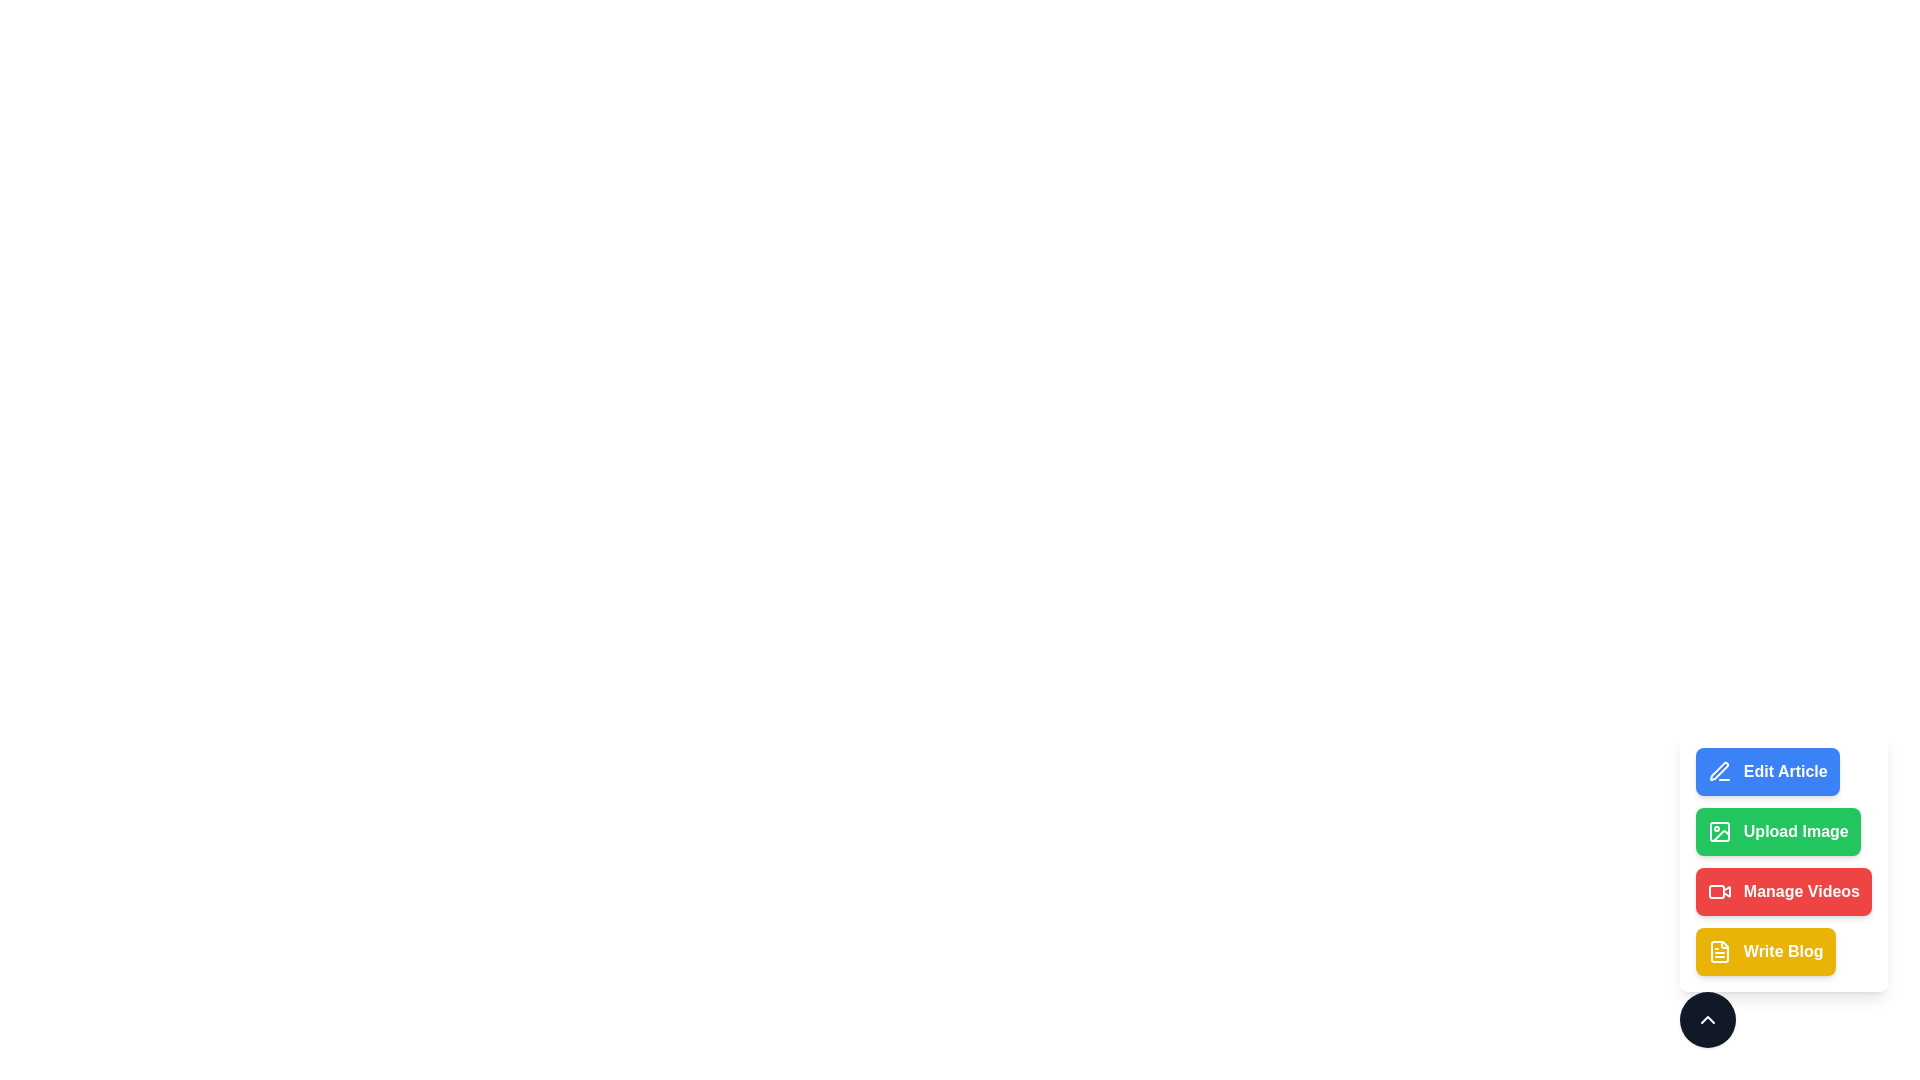 Image resolution: width=1920 pixels, height=1080 pixels. What do you see at coordinates (1767, 770) in the screenshot?
I see `the action Edit Article from the menu` at bounding box center [1767, 770].